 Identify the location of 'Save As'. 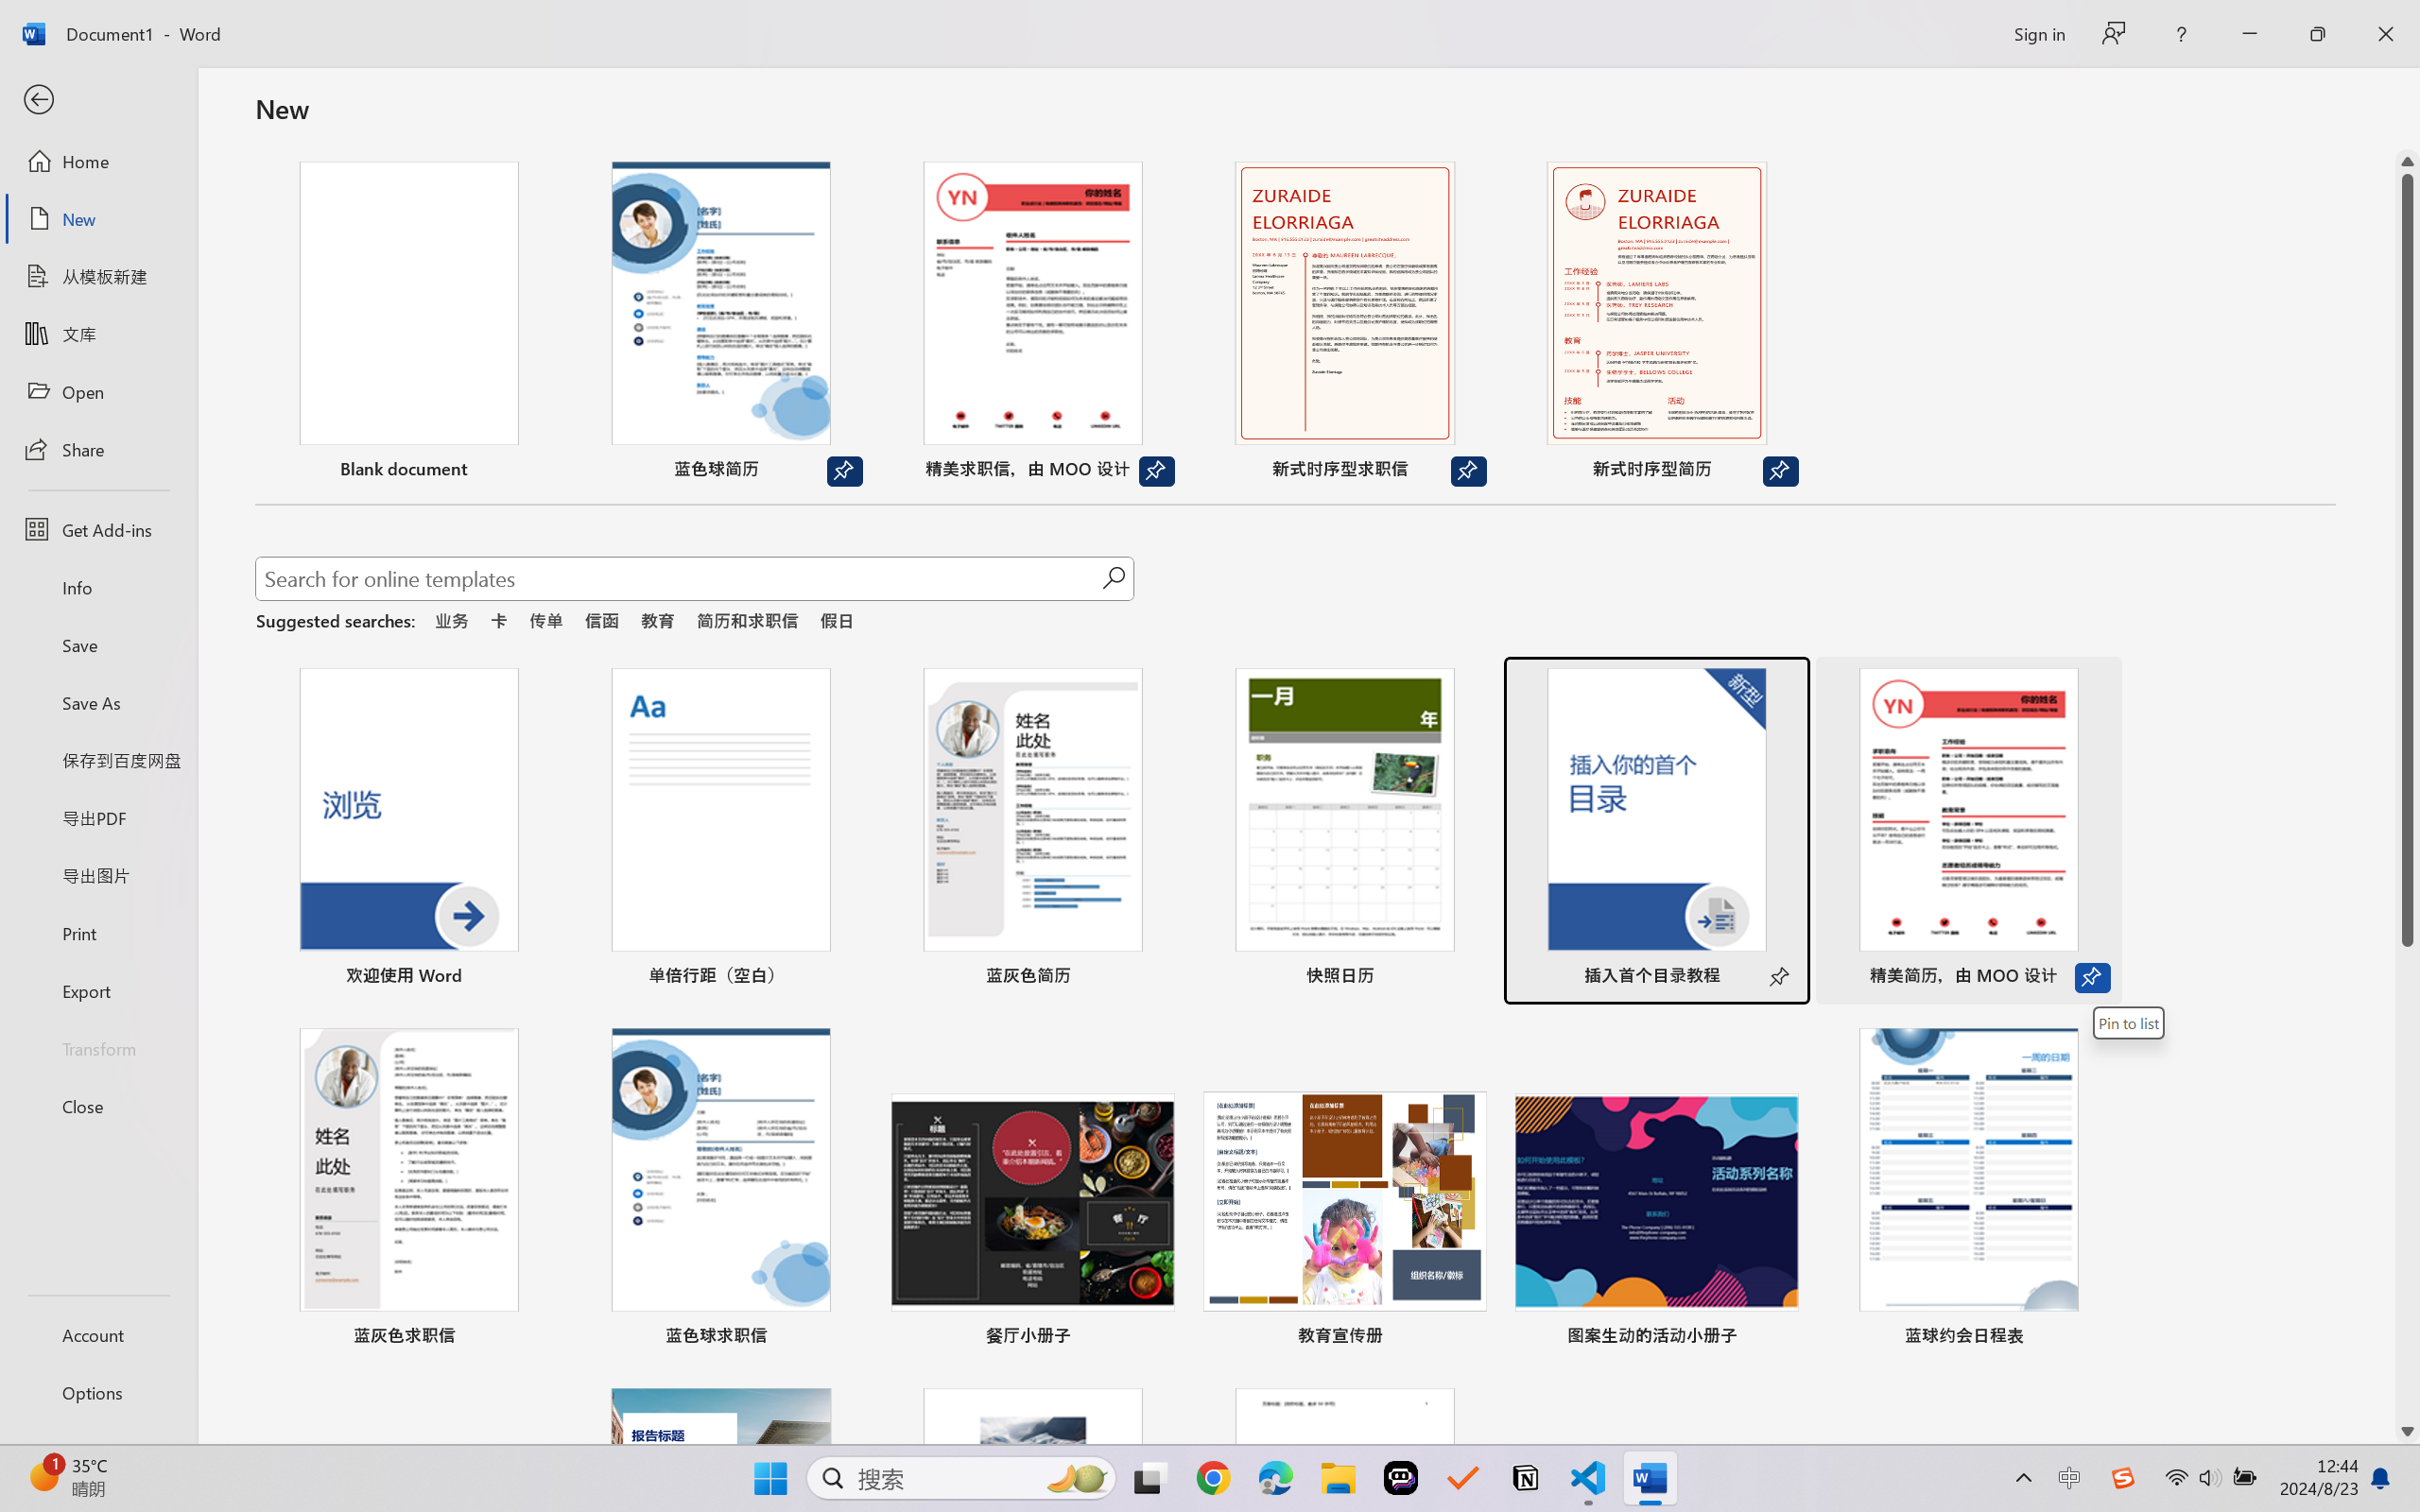
(97, 702).